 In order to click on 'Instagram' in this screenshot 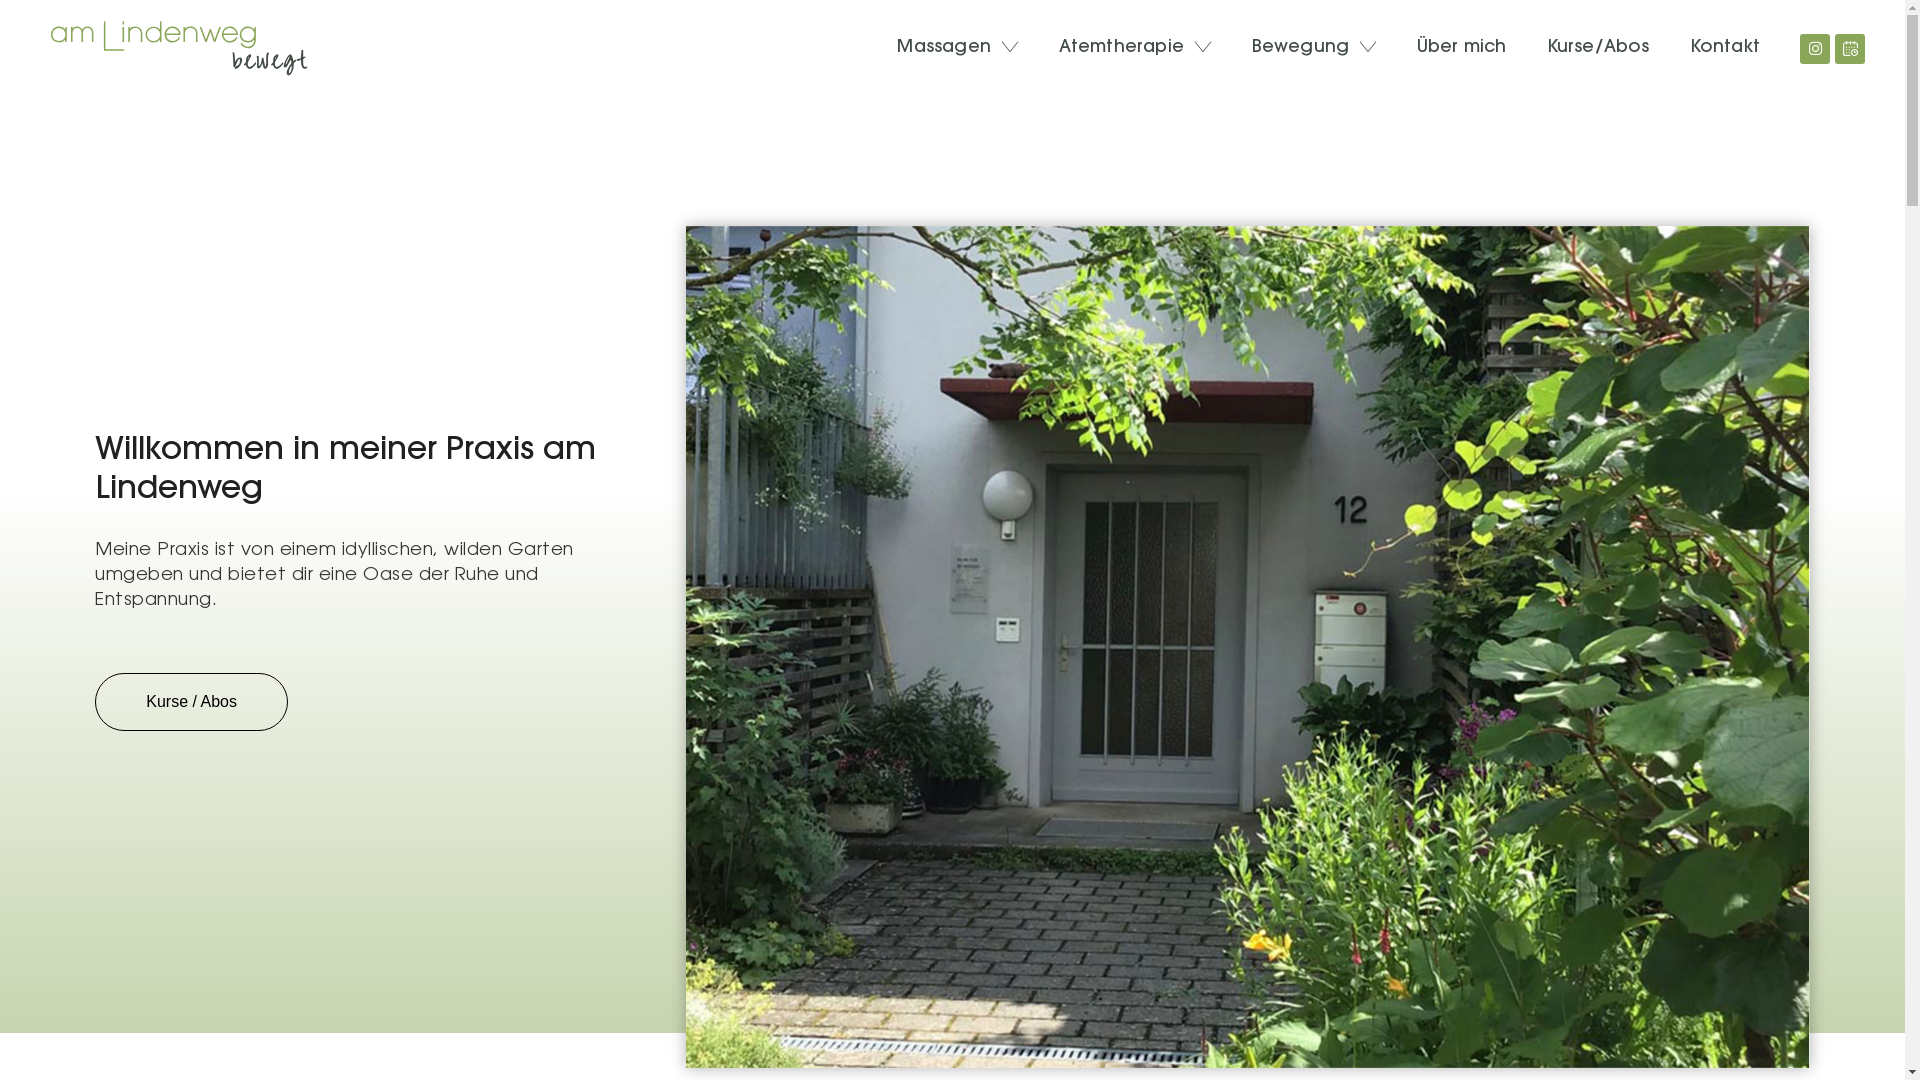, I will do `click(1814, 48)`.